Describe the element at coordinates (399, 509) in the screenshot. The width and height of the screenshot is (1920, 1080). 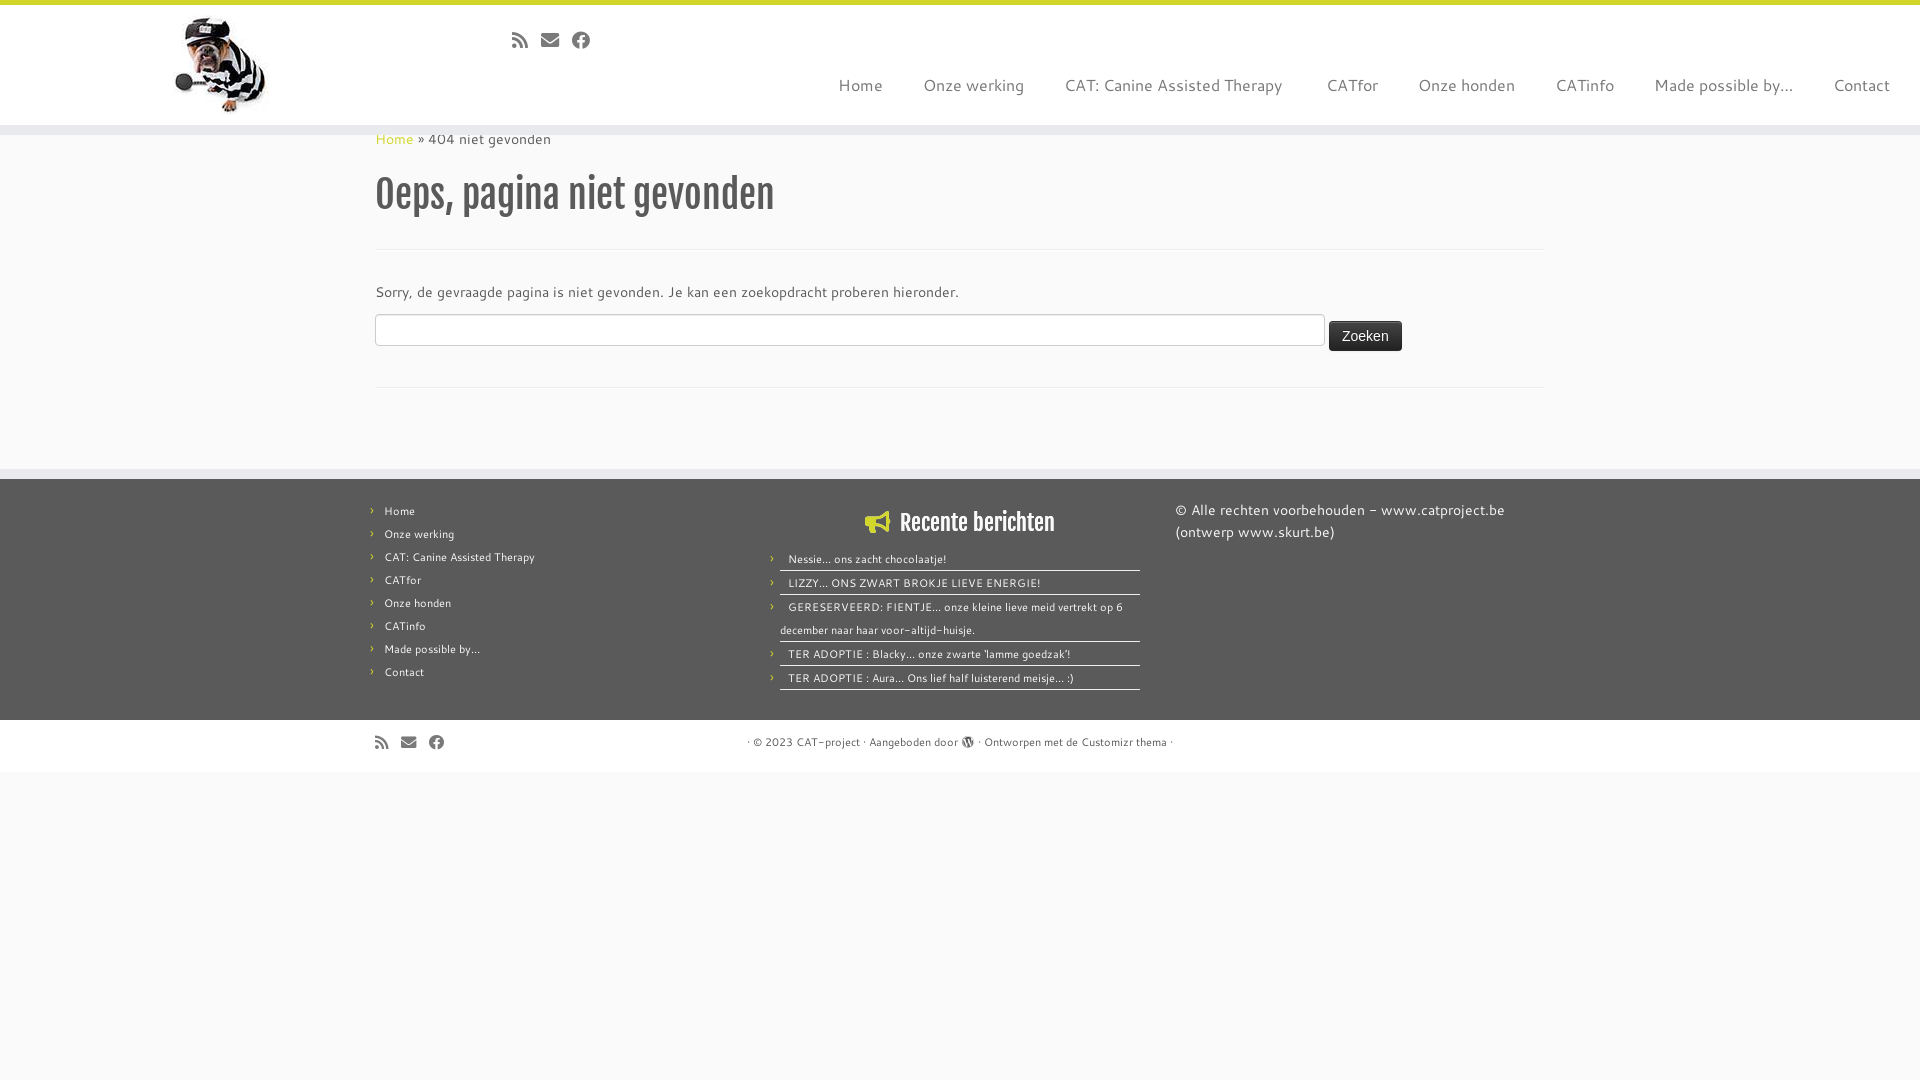
I see `'Home'` at that location.